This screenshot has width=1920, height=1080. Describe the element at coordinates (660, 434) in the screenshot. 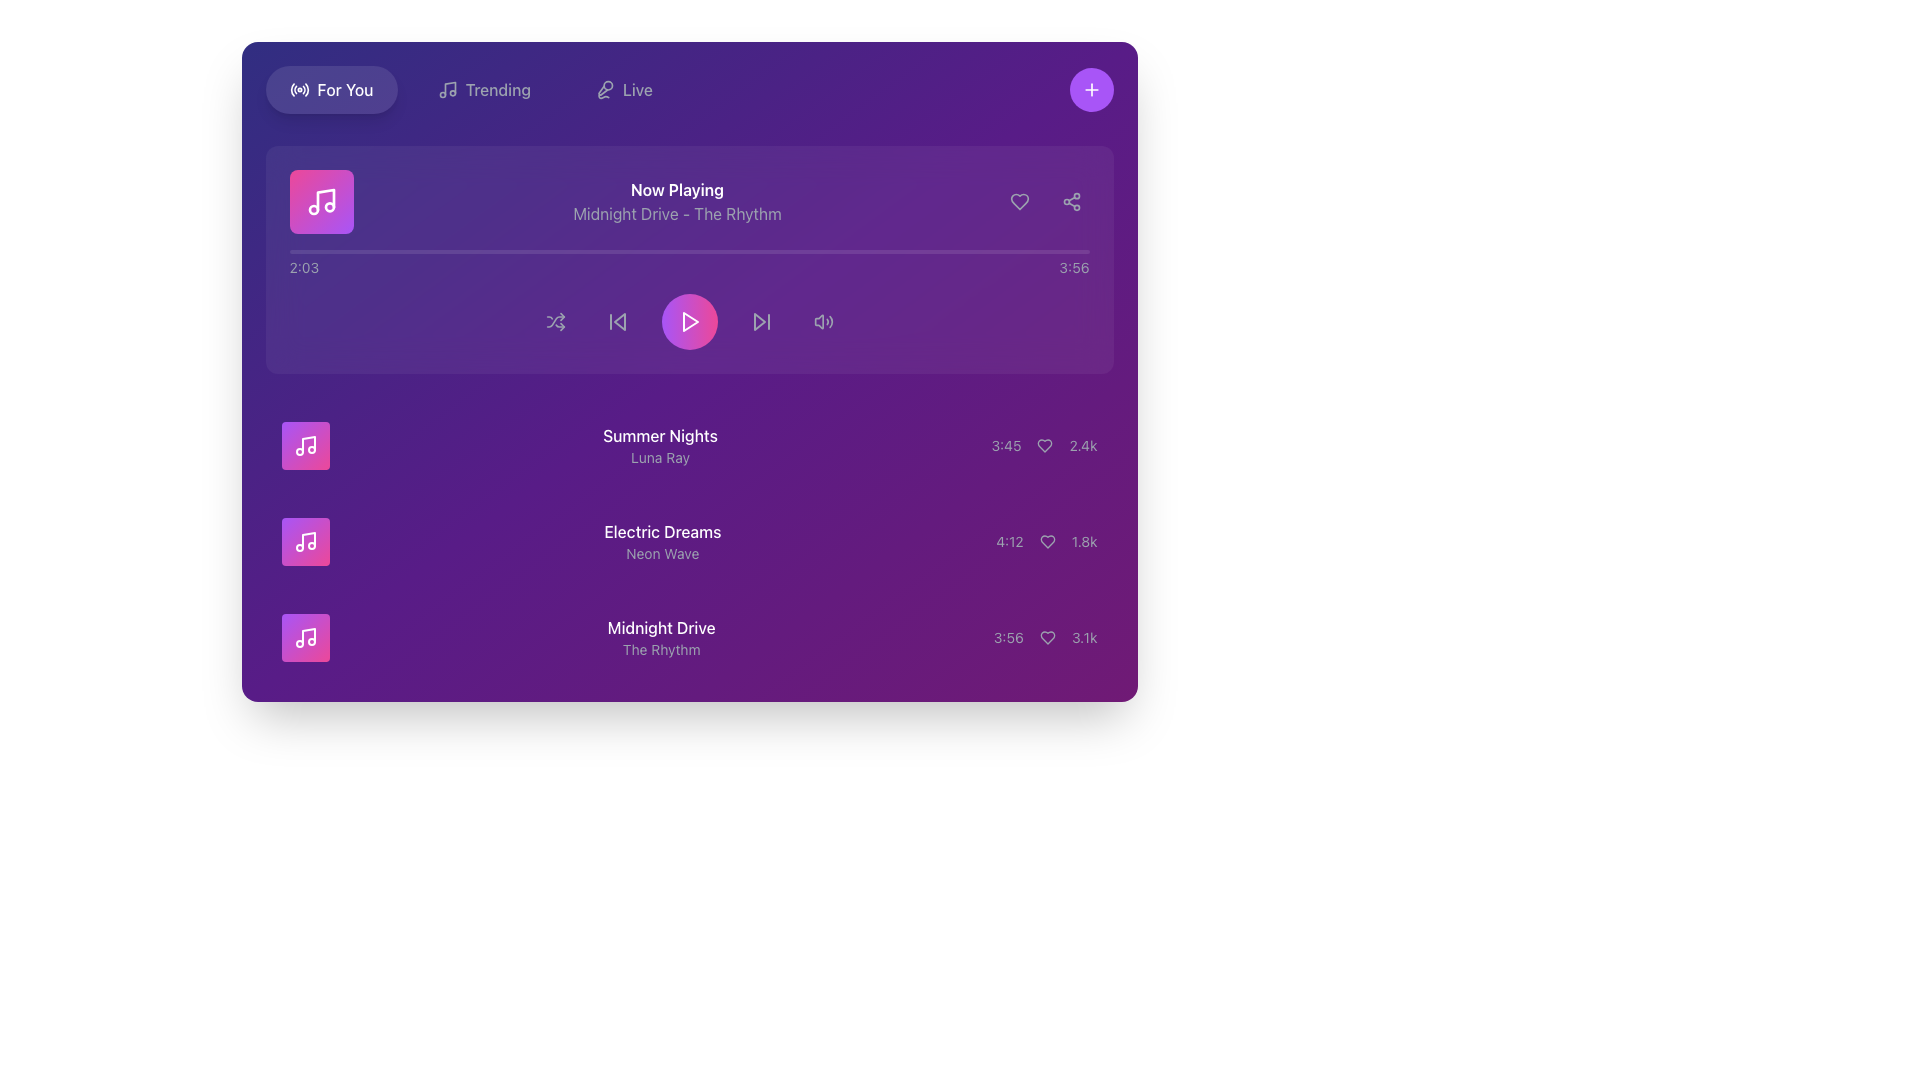

I see `the 'Summer Nights' text label in the purple-themed music interface` at that location.